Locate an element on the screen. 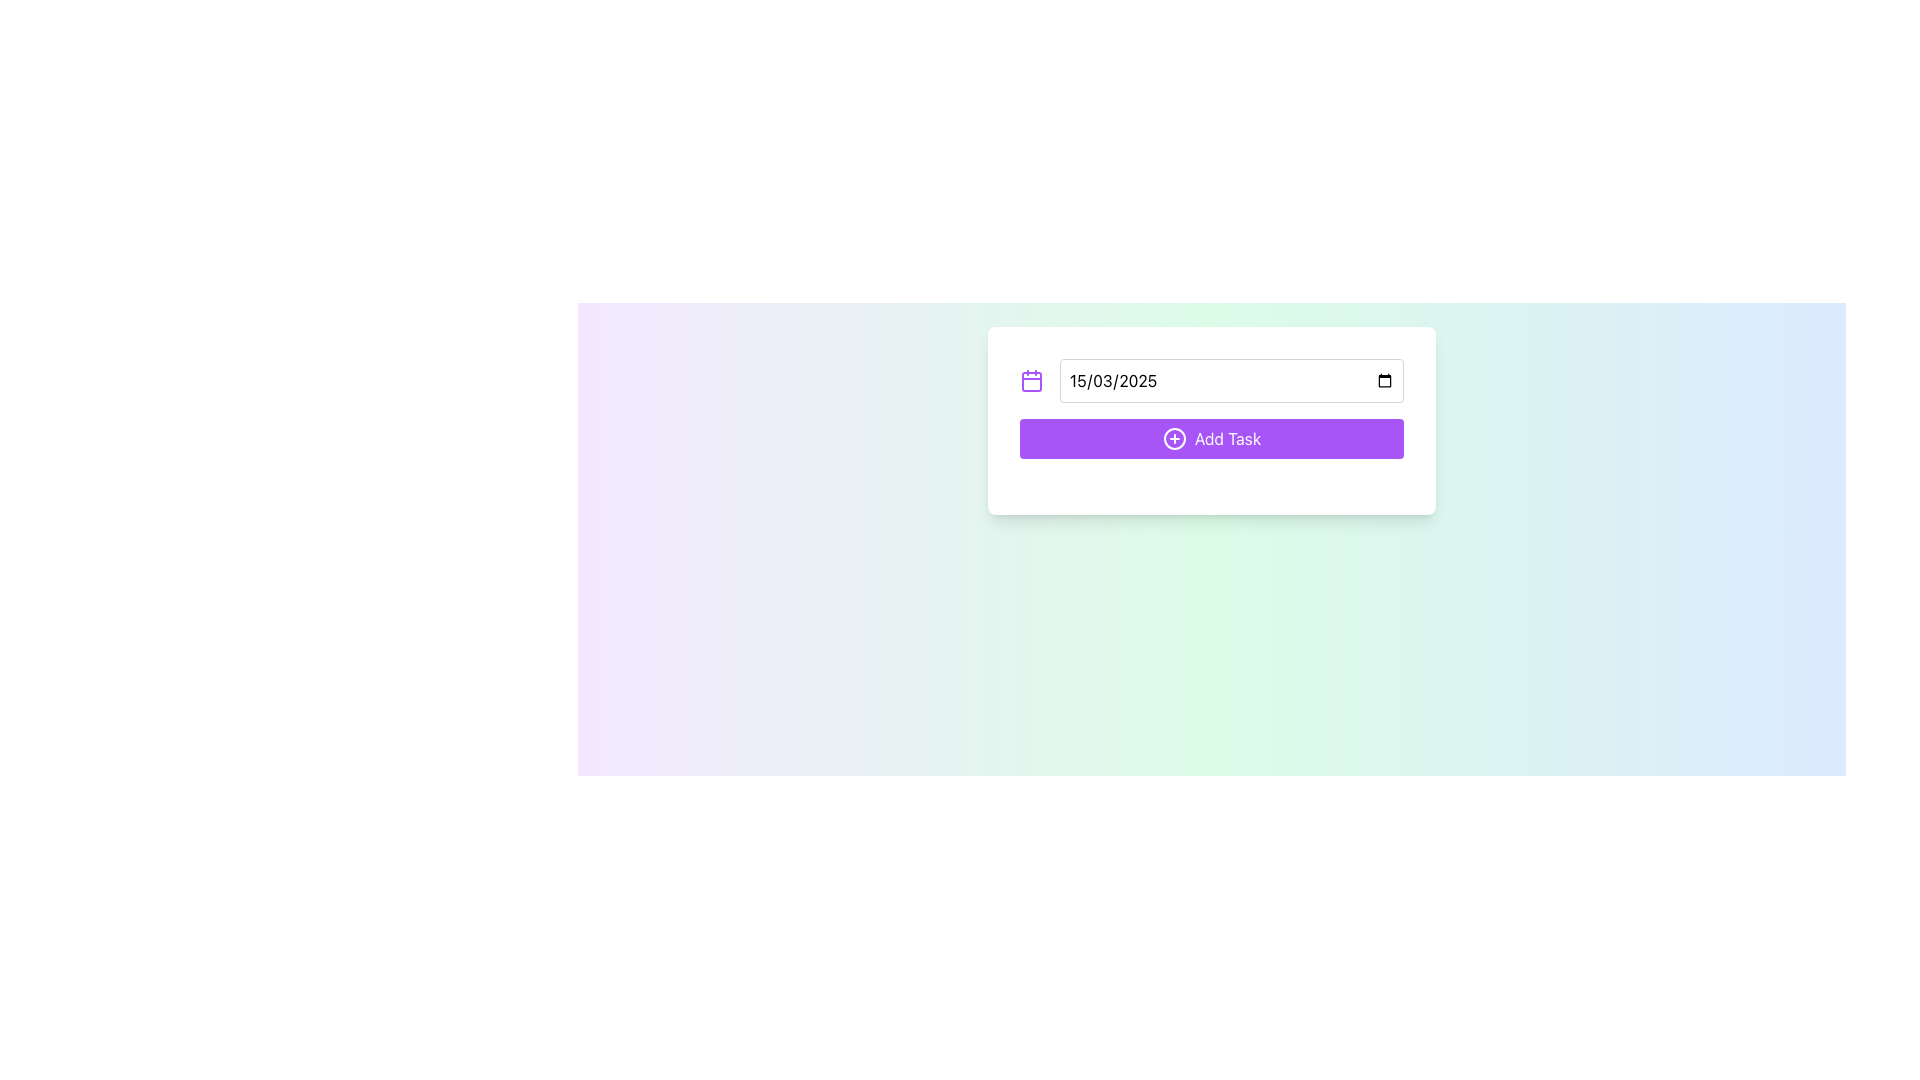  the purple rounded rectangle inside the calendar icon located near the top-left corner of the interface is located at coordinates (1032, 381).